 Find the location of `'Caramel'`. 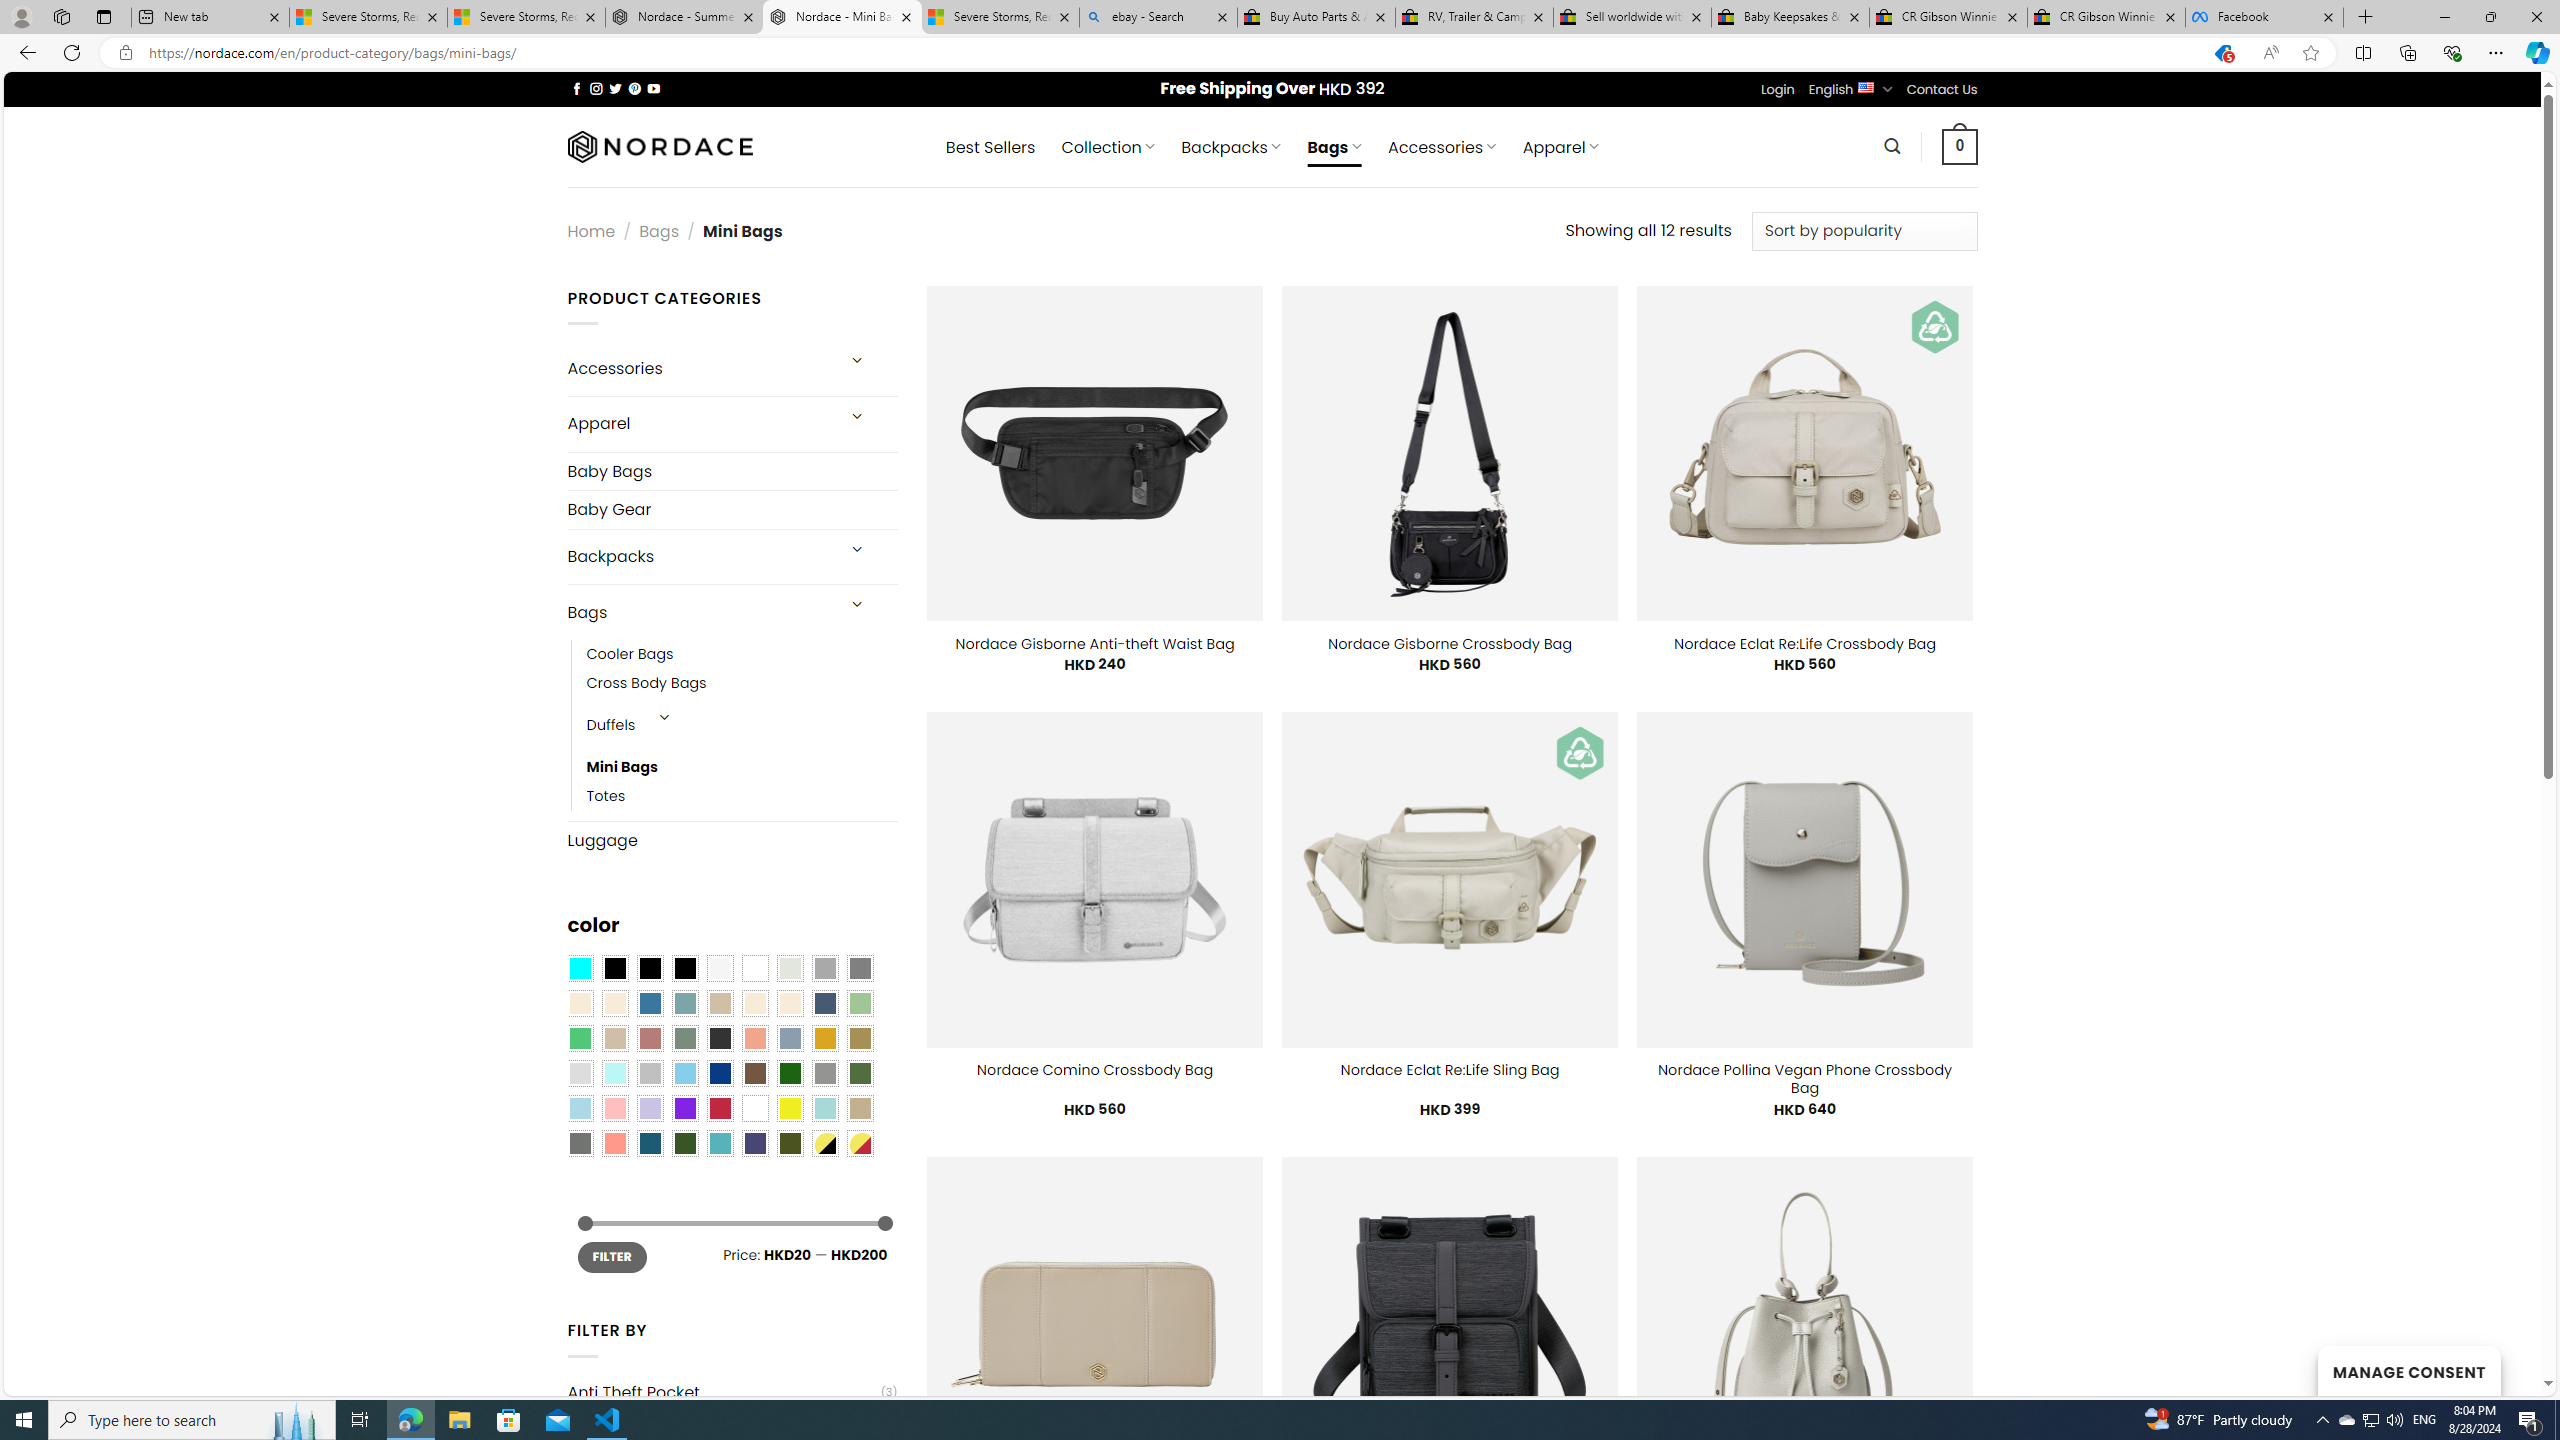

'Caramel' is located at coordinates (754, 1003).